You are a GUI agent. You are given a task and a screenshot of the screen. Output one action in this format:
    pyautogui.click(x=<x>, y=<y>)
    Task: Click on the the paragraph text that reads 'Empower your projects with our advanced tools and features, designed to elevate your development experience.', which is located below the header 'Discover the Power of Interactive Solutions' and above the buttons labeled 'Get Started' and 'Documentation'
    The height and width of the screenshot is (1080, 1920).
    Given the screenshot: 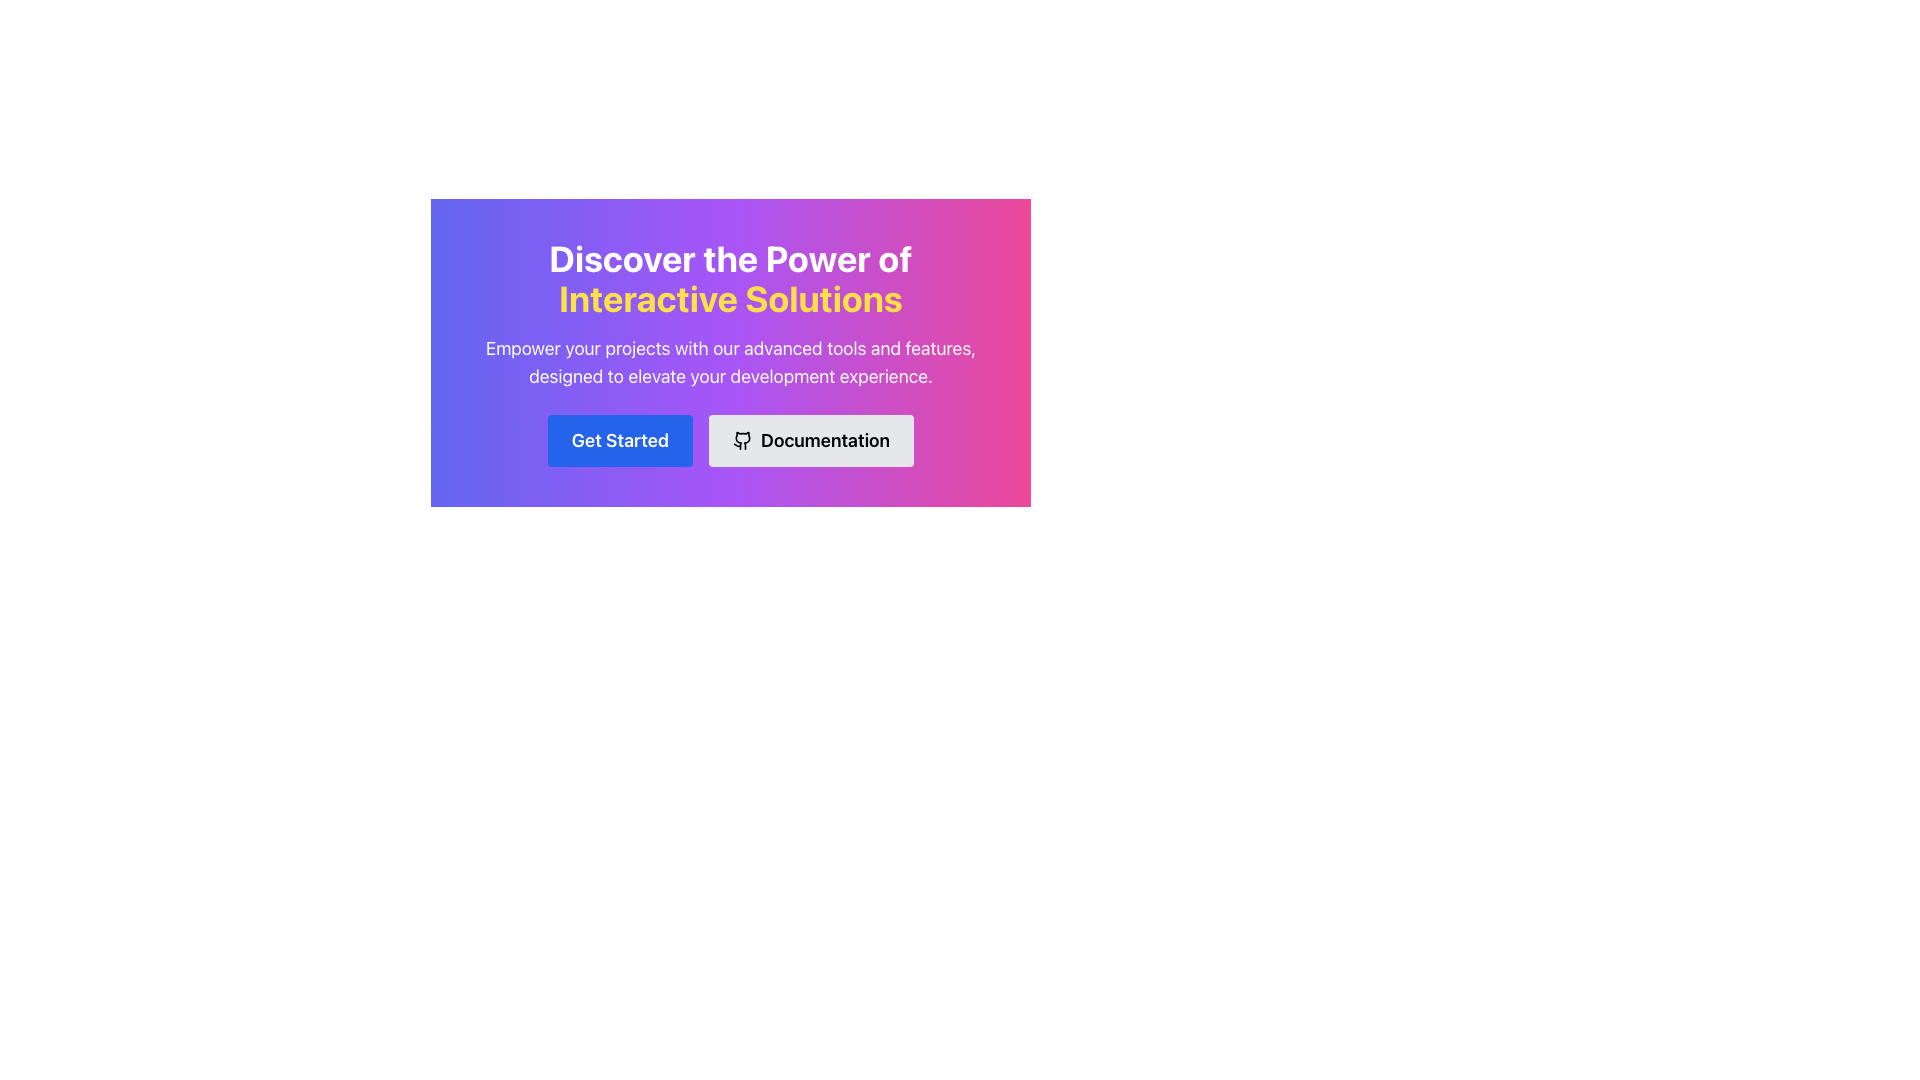 What is the action you would take?
    pyautogui.click(x=729, y=362)
    